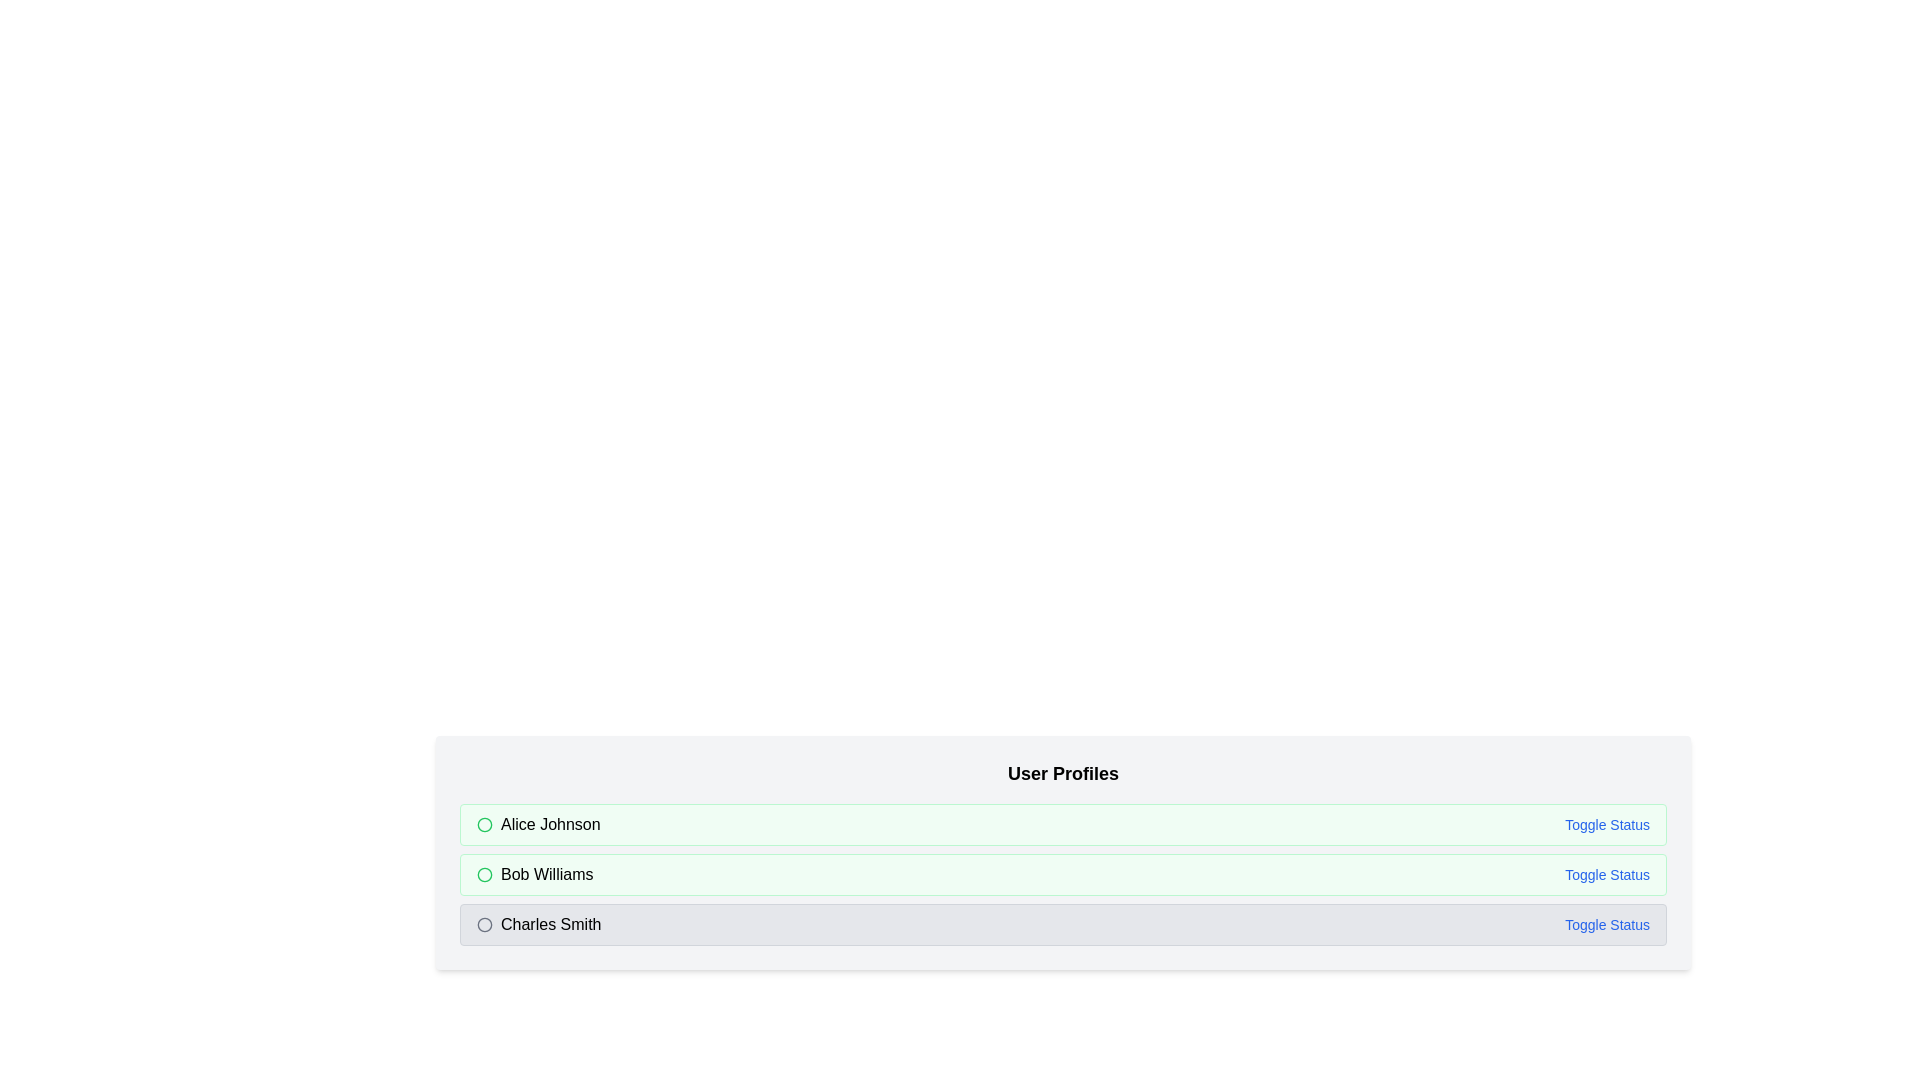  I want to click on the user's name 'Alice Johnson' which is represented by a text with a decorative green circle indicating online status, located in the first list item under the 'User Profiles' section, so click(538, 825).